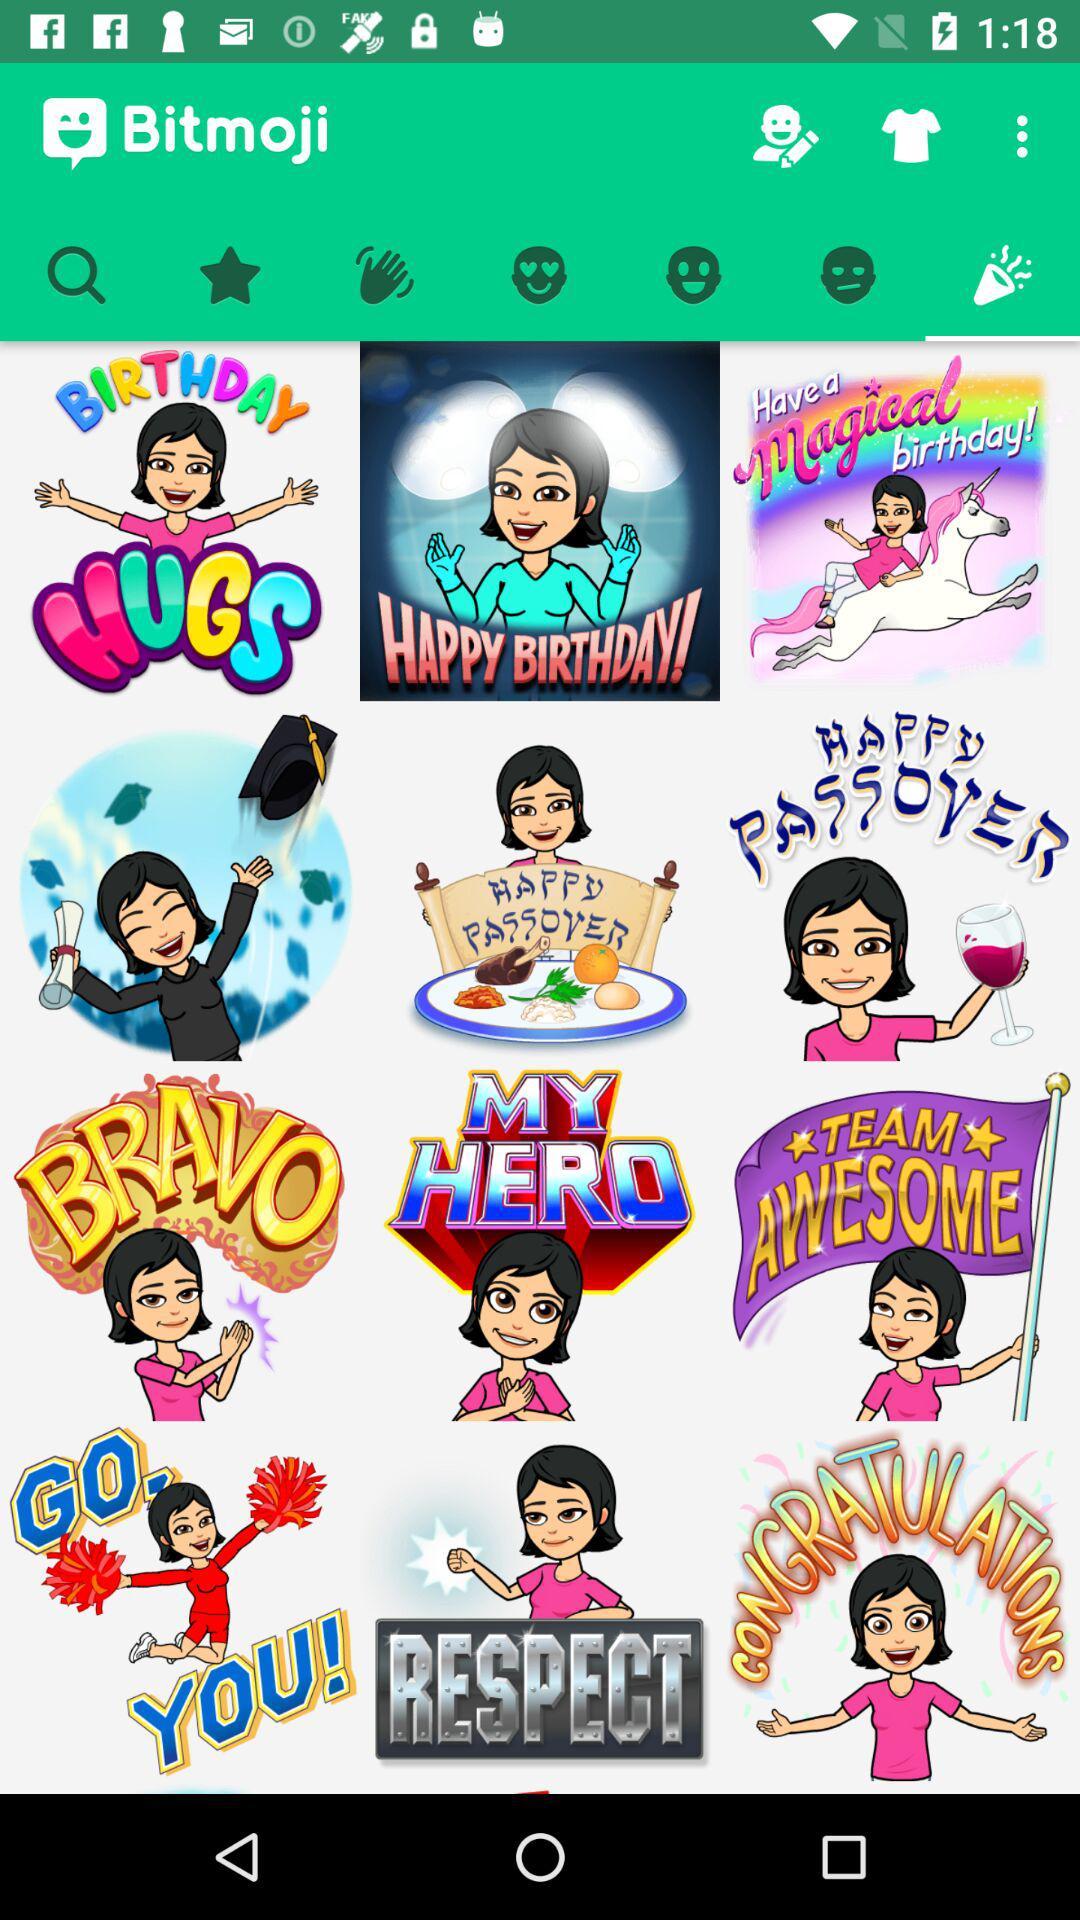 This screenshot has height=1920, width=1080. What do you see at coordinates (898, 521) in the screenshot?
I see `bitmoji image` at bounding box center [898, 521].